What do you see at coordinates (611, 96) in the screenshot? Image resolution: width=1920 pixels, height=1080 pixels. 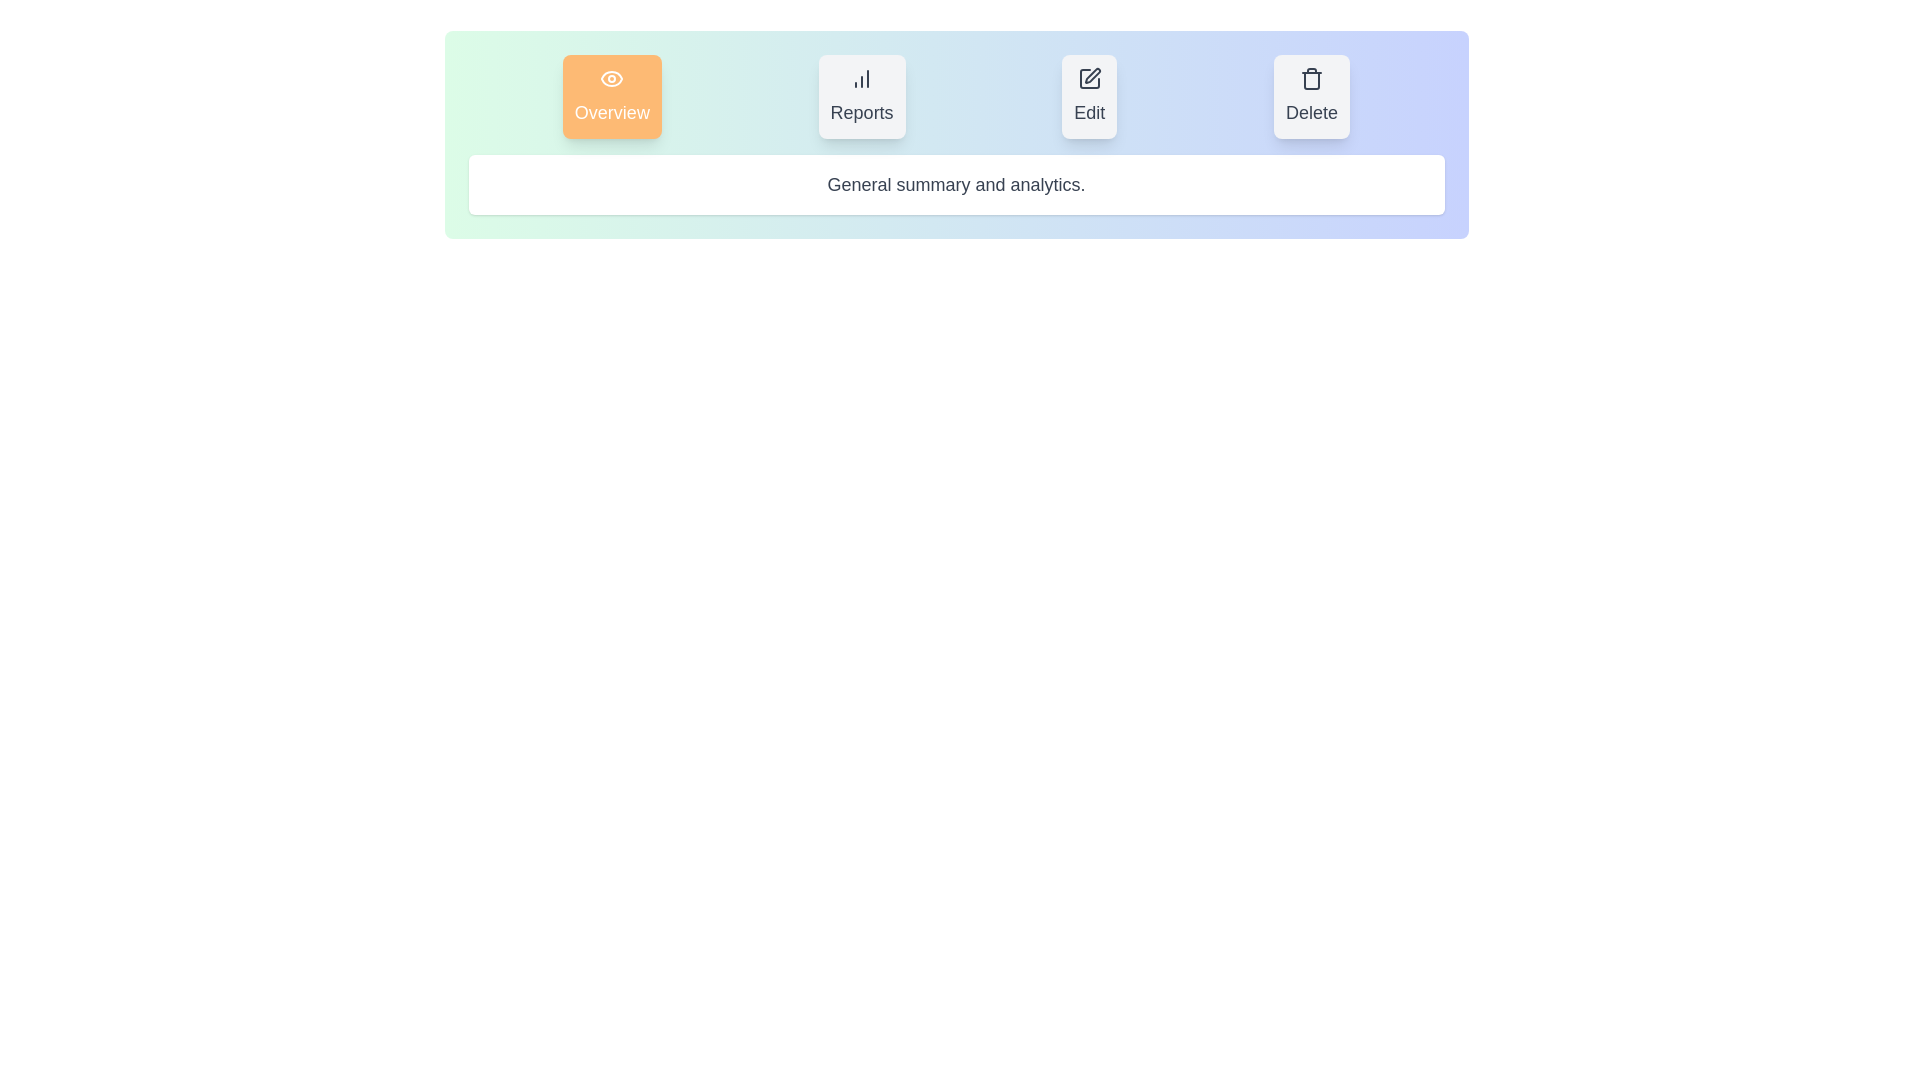 I see `the button labeled Overview to observe its hover effect` at bounding box center [611, 96].